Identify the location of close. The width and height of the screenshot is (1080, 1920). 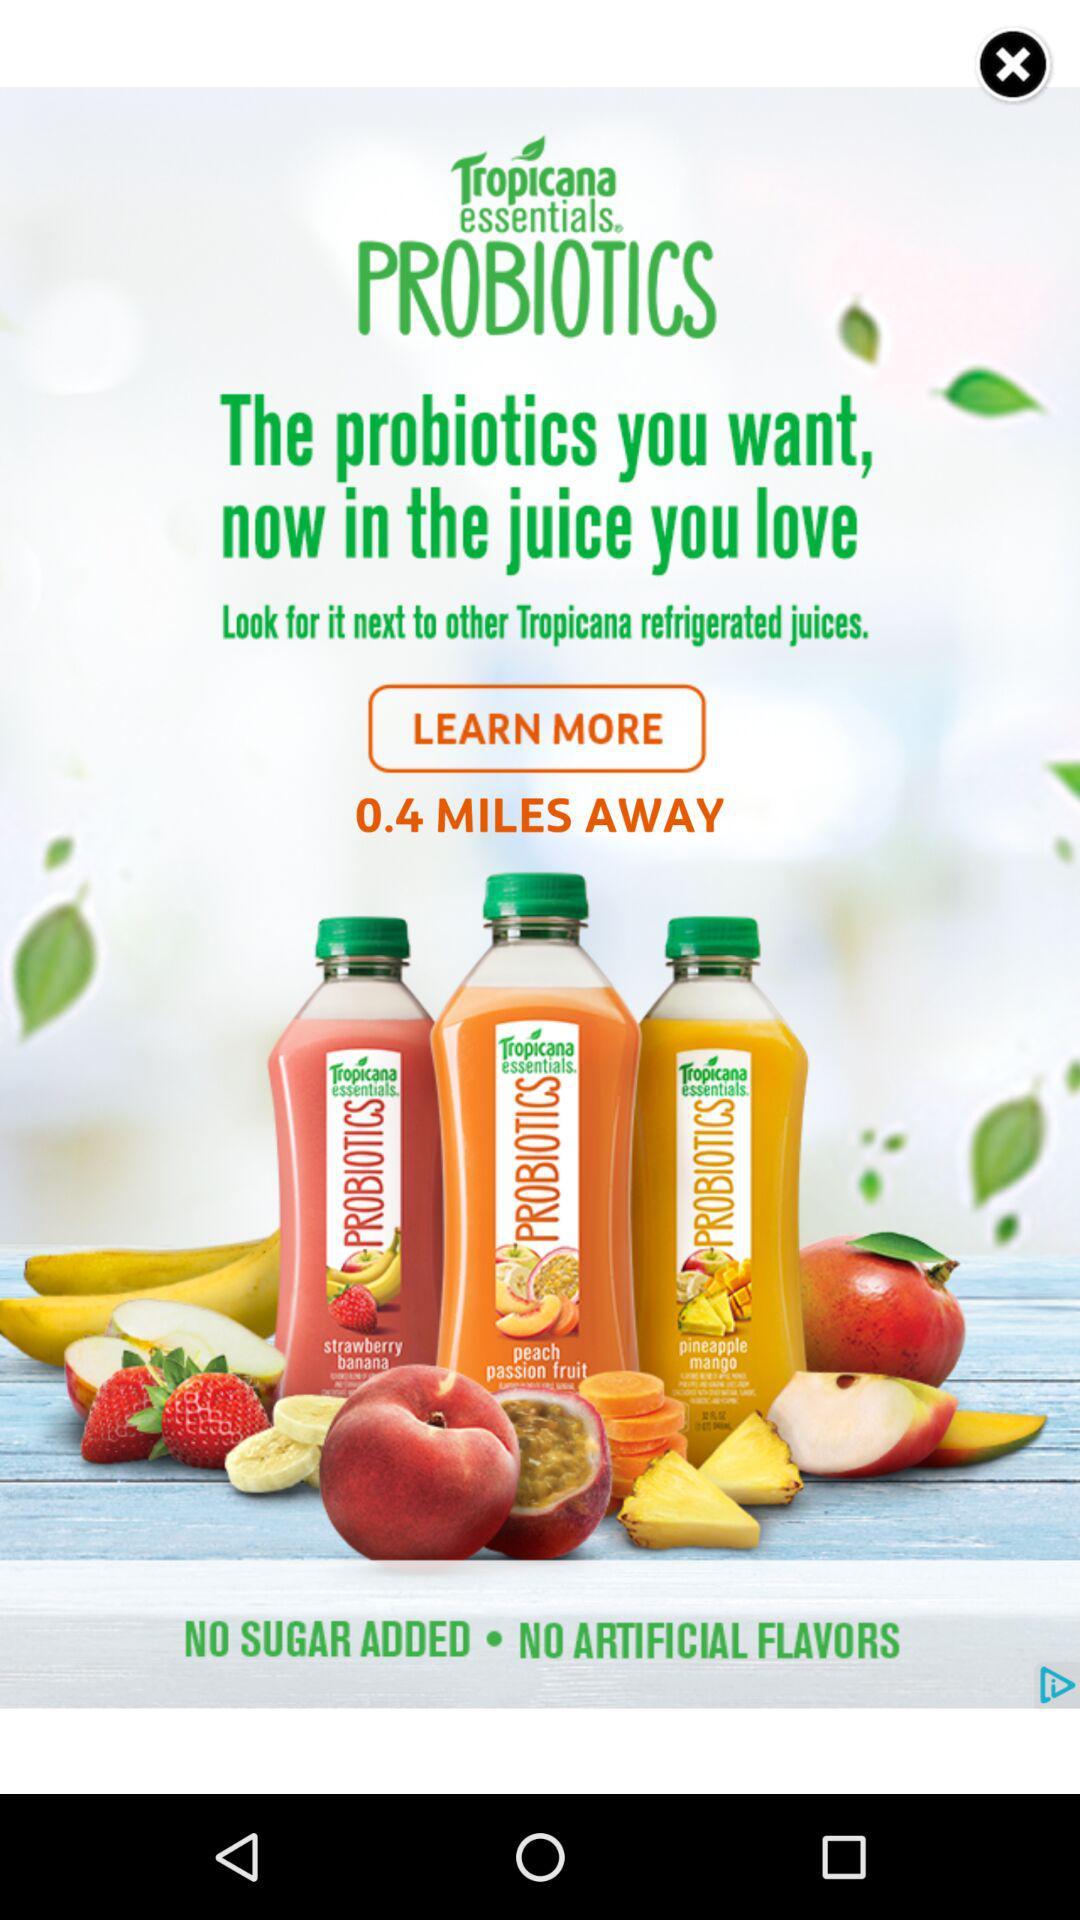
(1014, 65).